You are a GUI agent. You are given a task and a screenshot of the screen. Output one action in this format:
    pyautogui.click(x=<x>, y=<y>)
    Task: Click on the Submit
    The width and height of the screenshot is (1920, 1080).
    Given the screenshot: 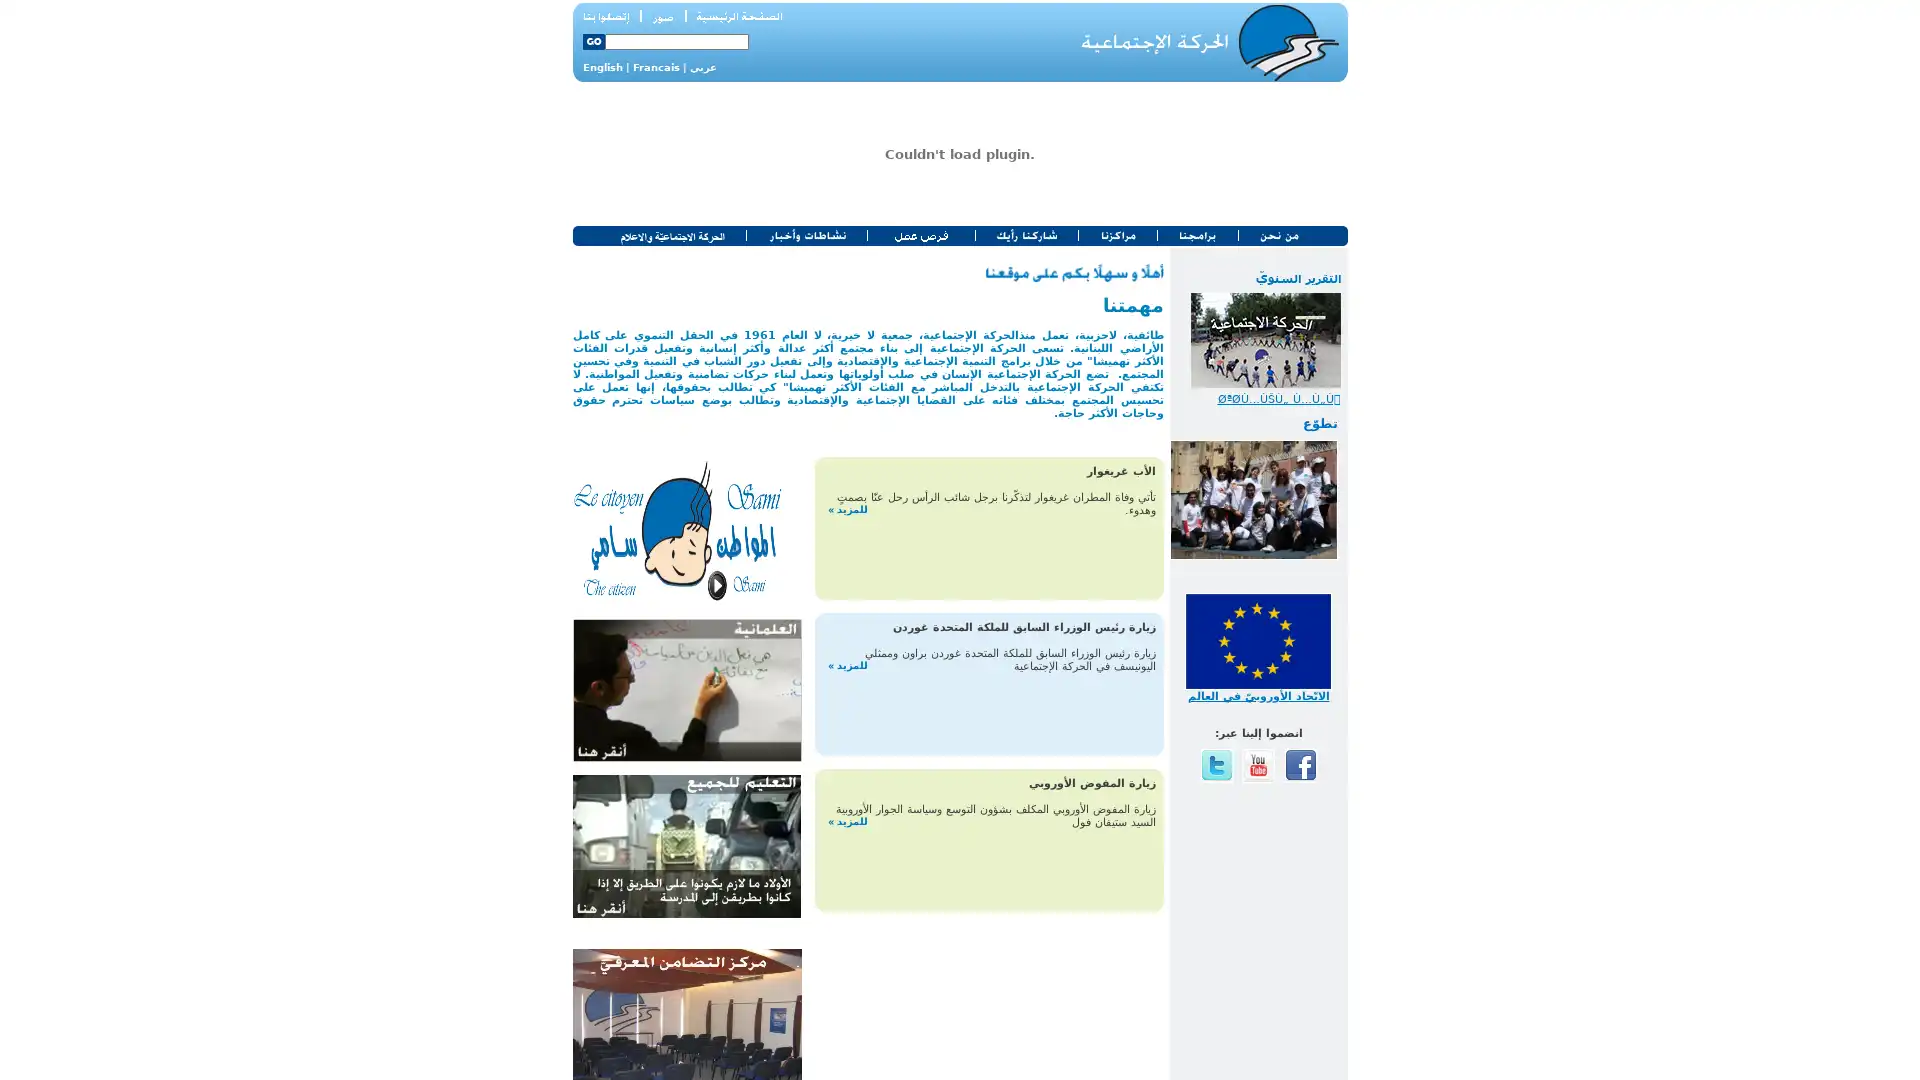 What is the action you would take?
    pyautogui.click(x=592, y=42)
    